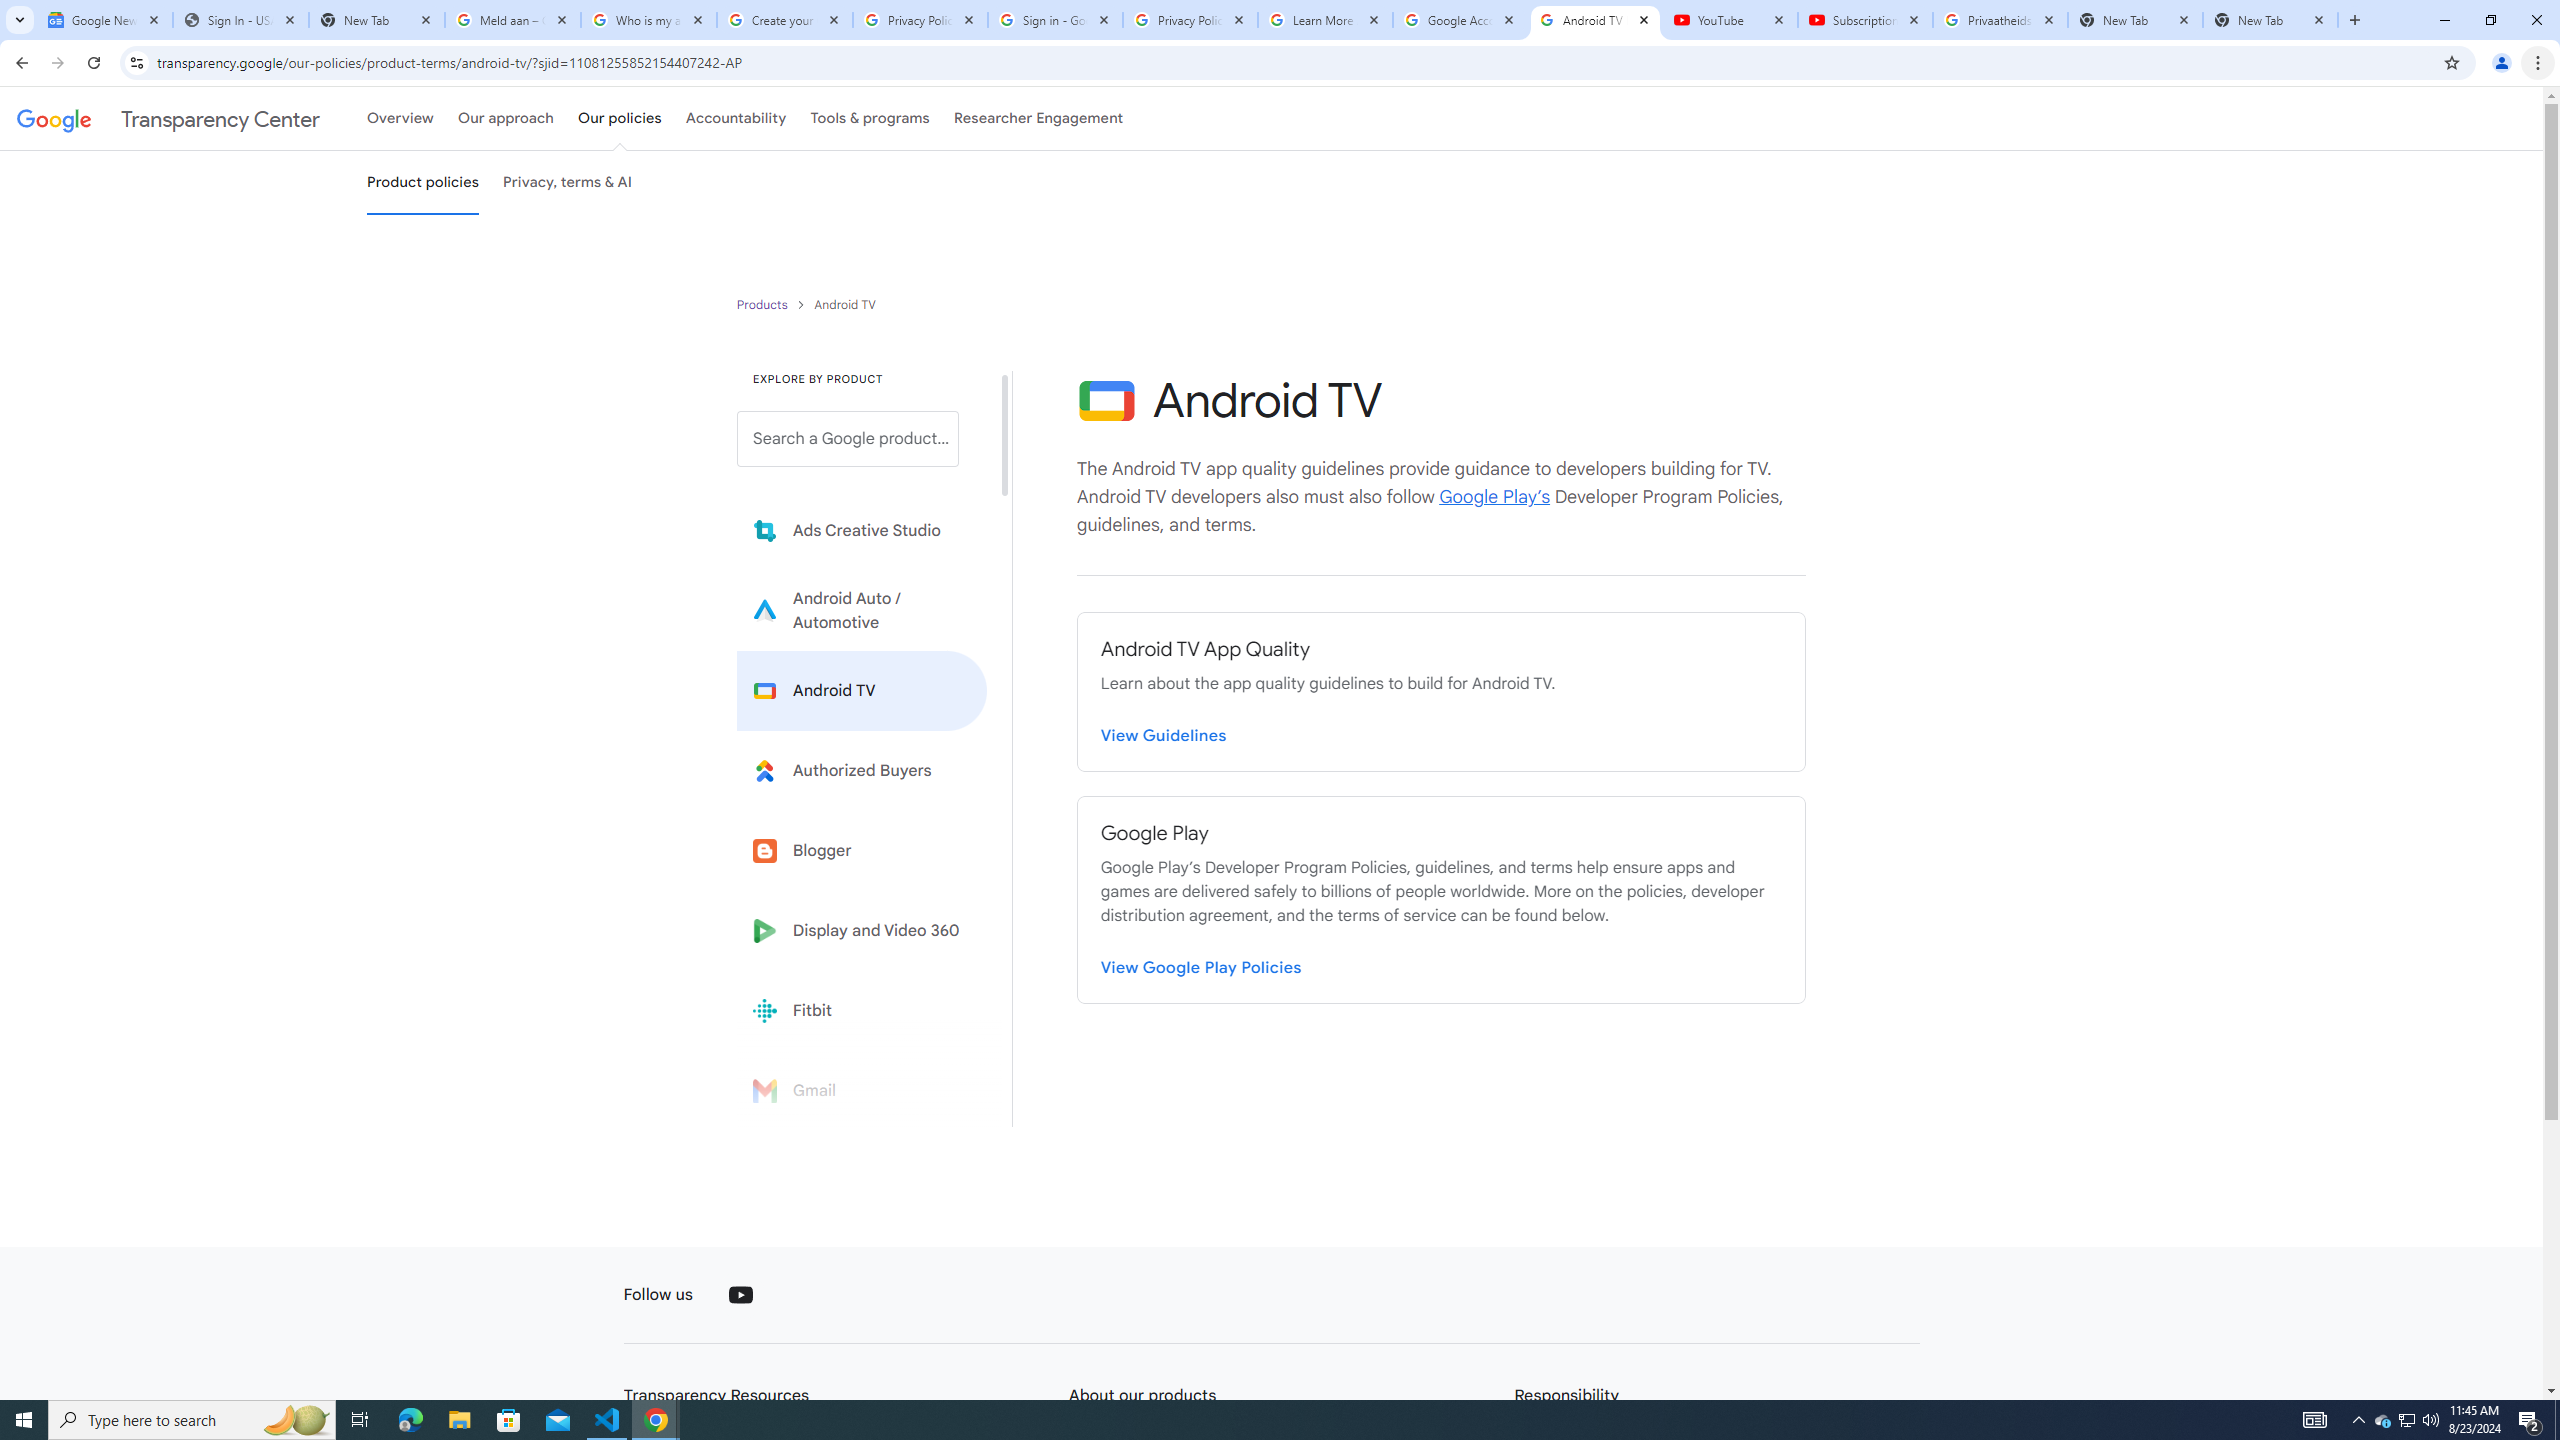  I want to click on 'Gmail', so click(861, 1089).